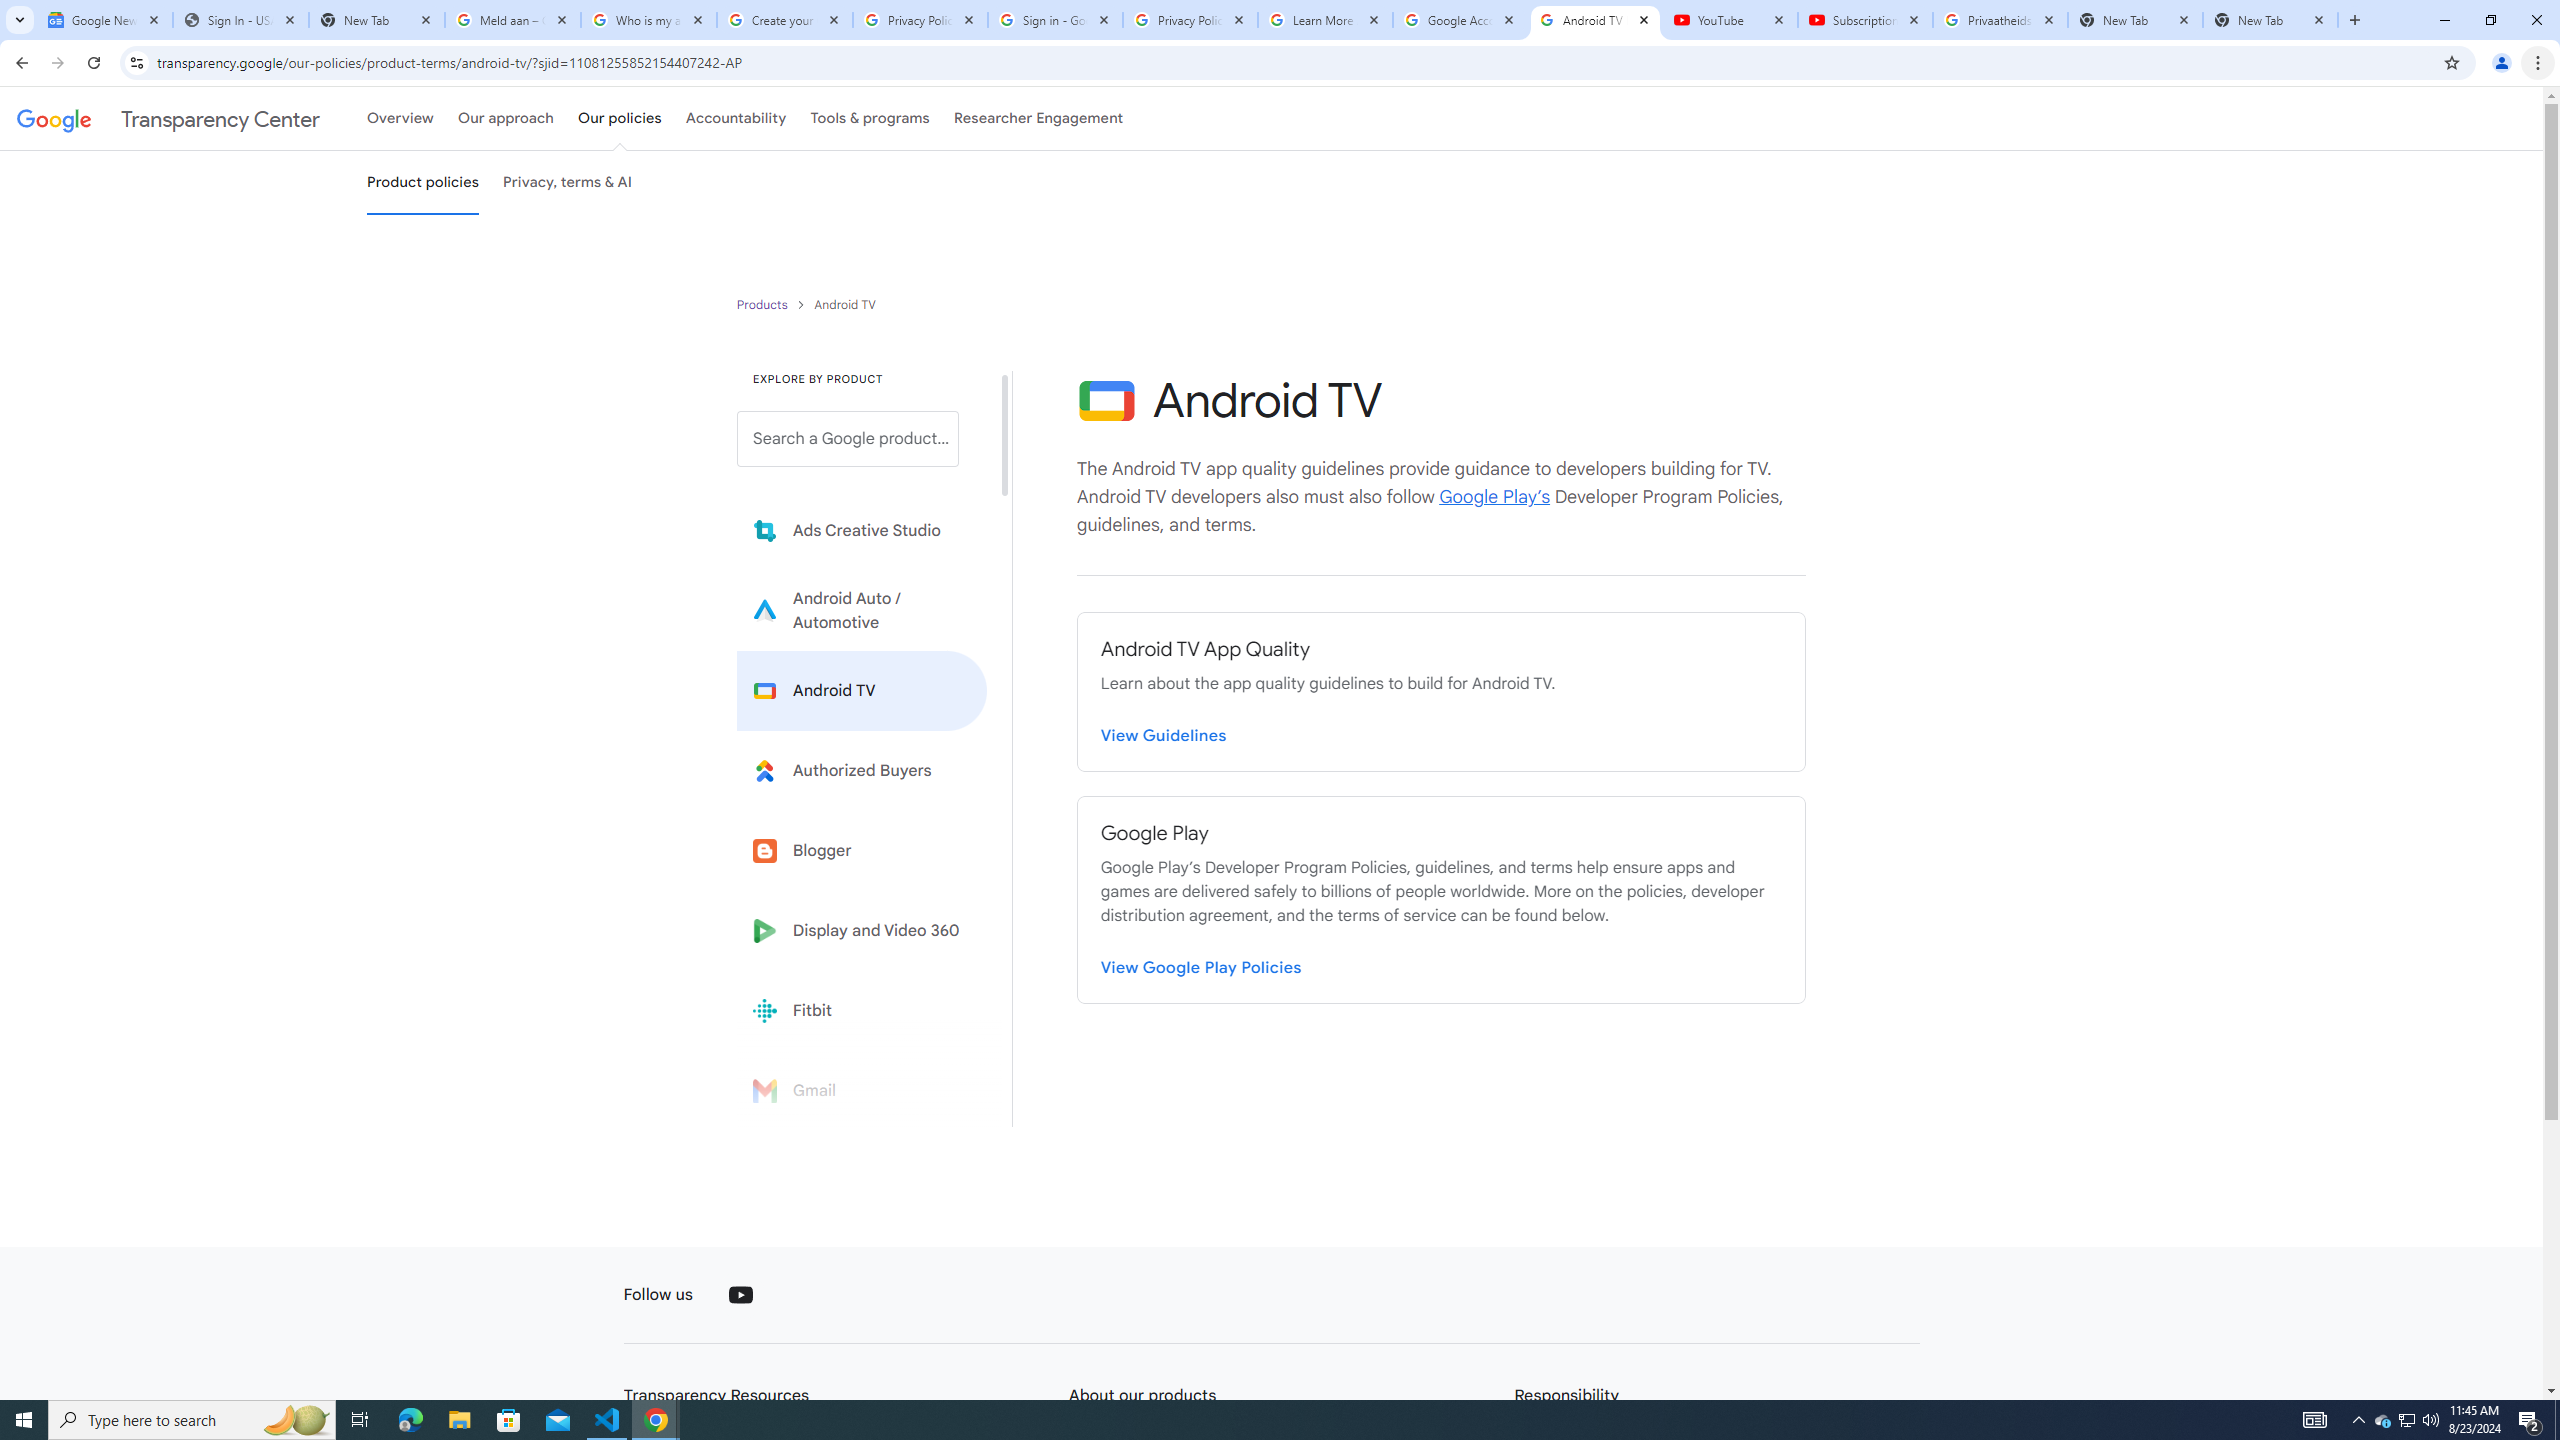  I want to click on 'Gmail', so click(861, 1089).